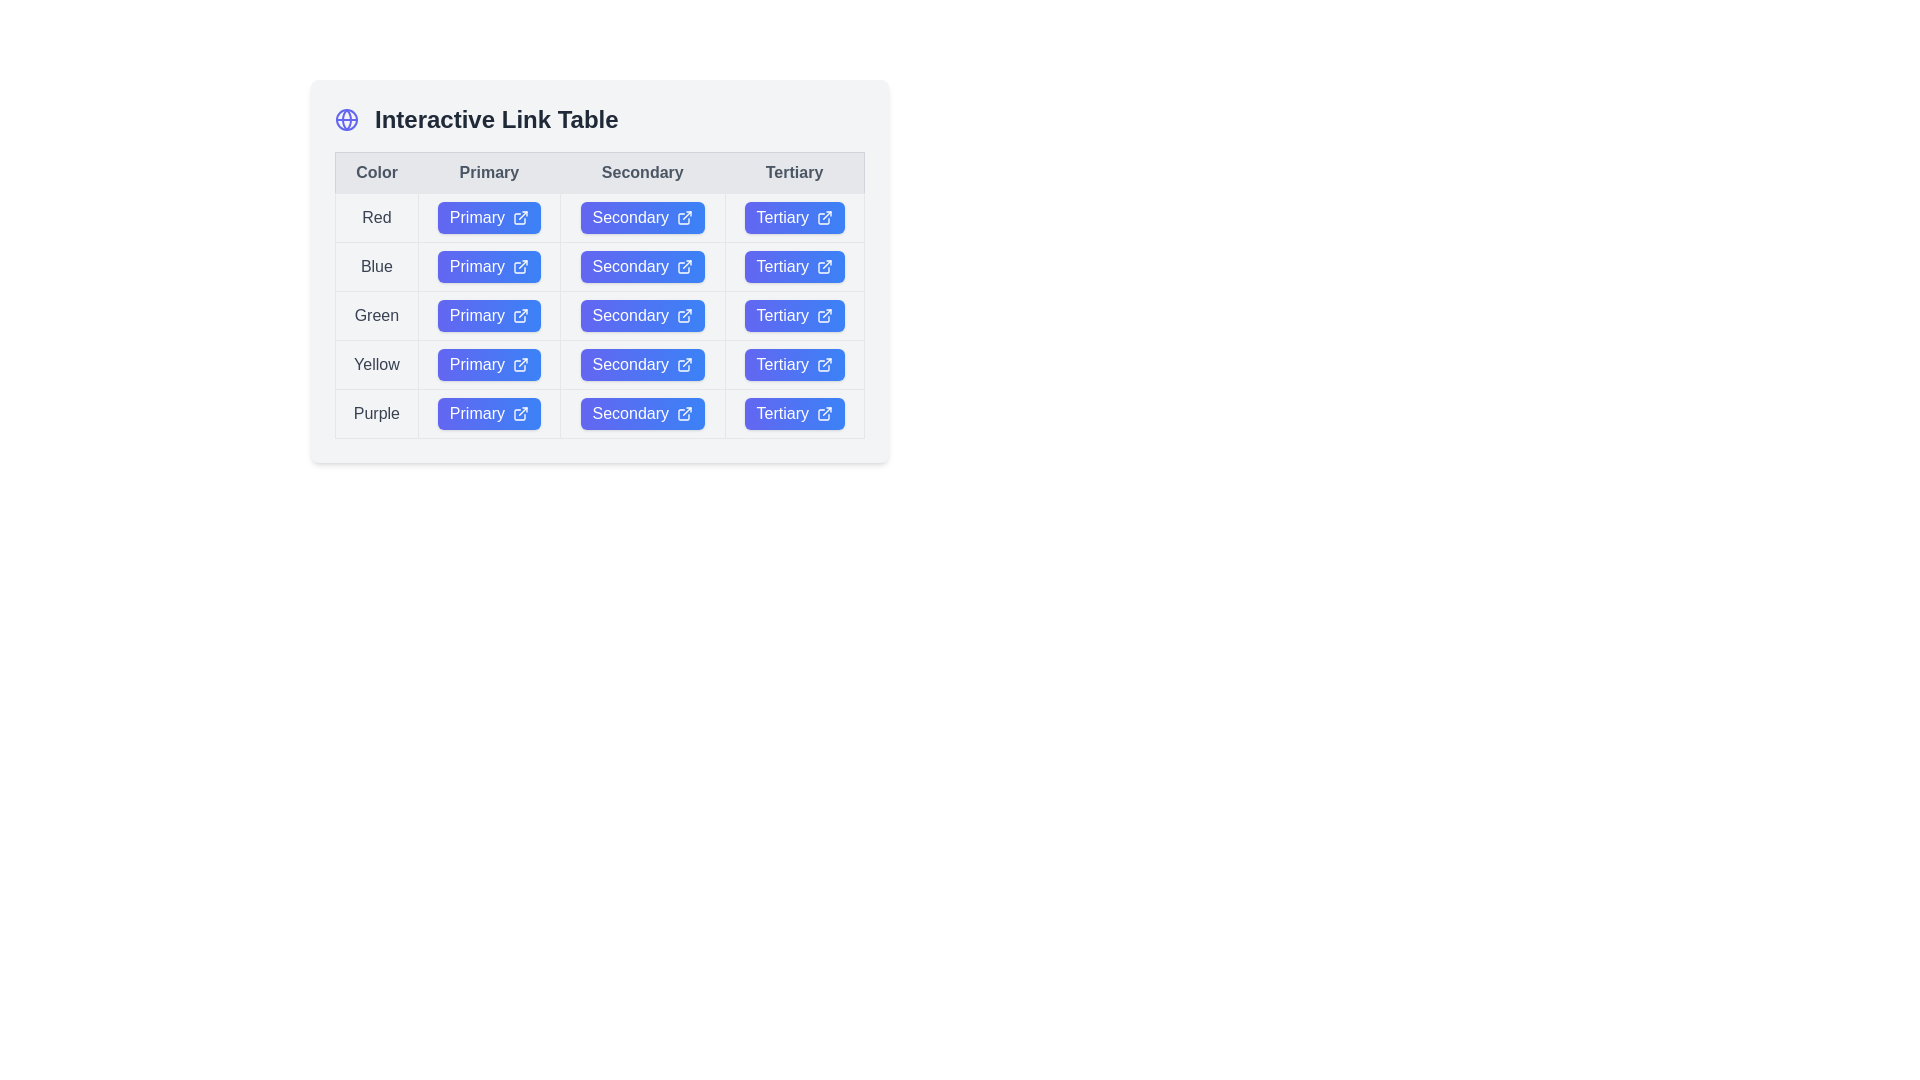  I want to click on the 'Tertiary' button with a gradient background transitioning from indigo to blue, located in the bottom right corner of the 'Purple' row, so click(793, 412).